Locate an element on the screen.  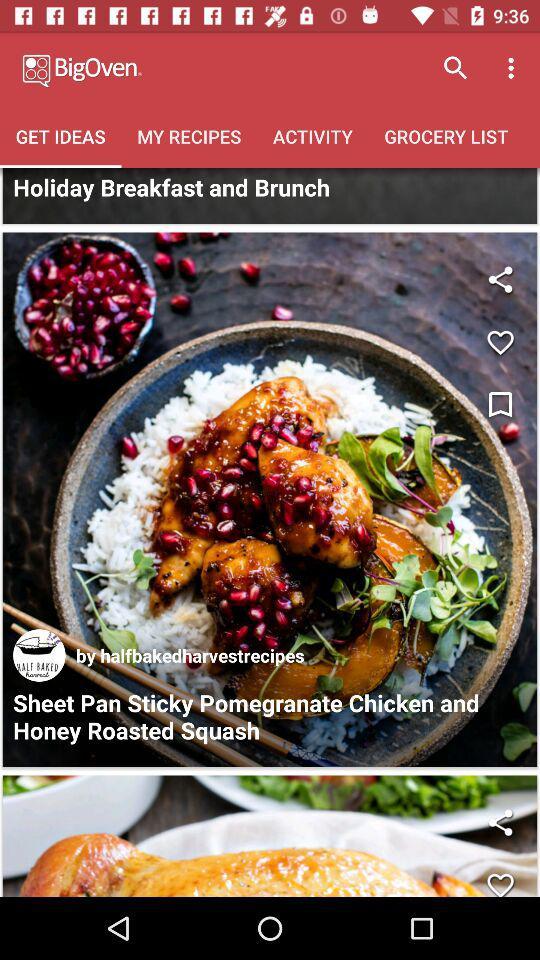
heading of the page with logo is located at coordinates (164, 68).